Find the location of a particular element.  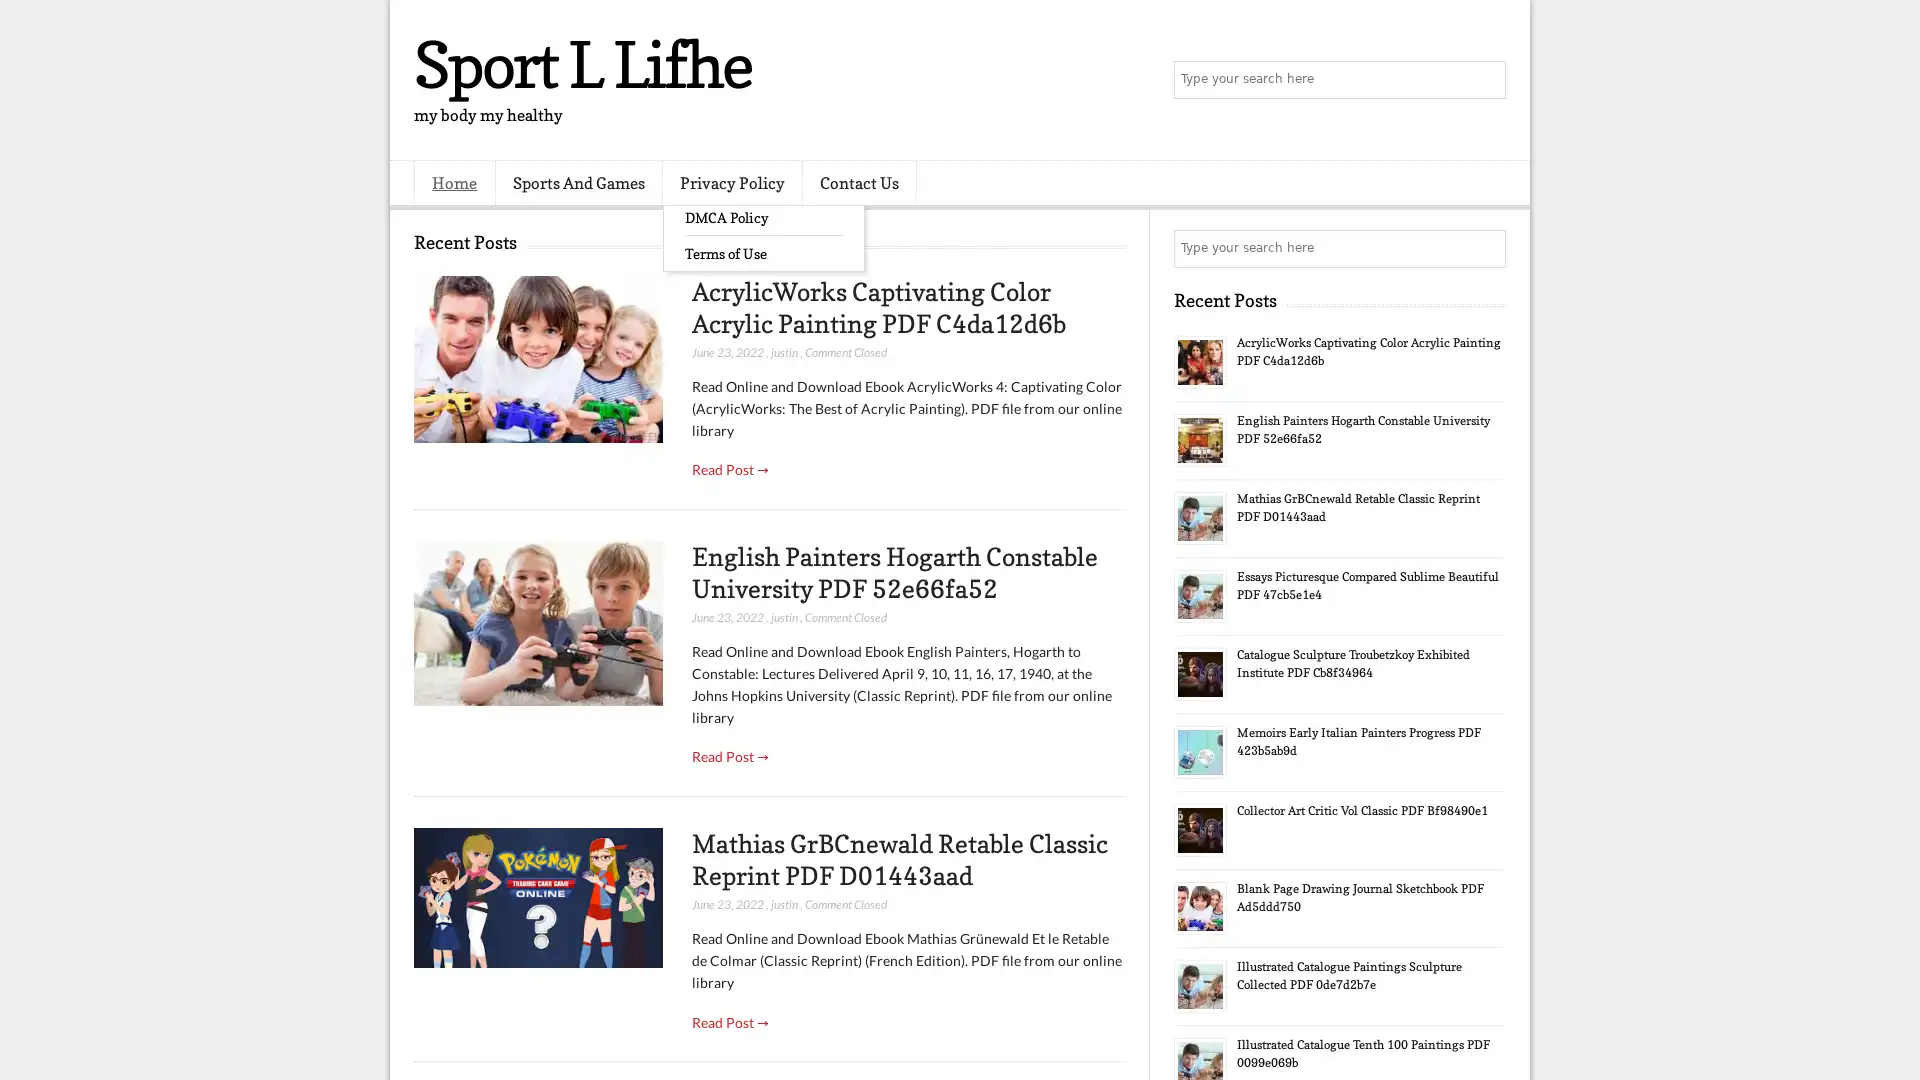

Search is located at coordinates (1485, 80).